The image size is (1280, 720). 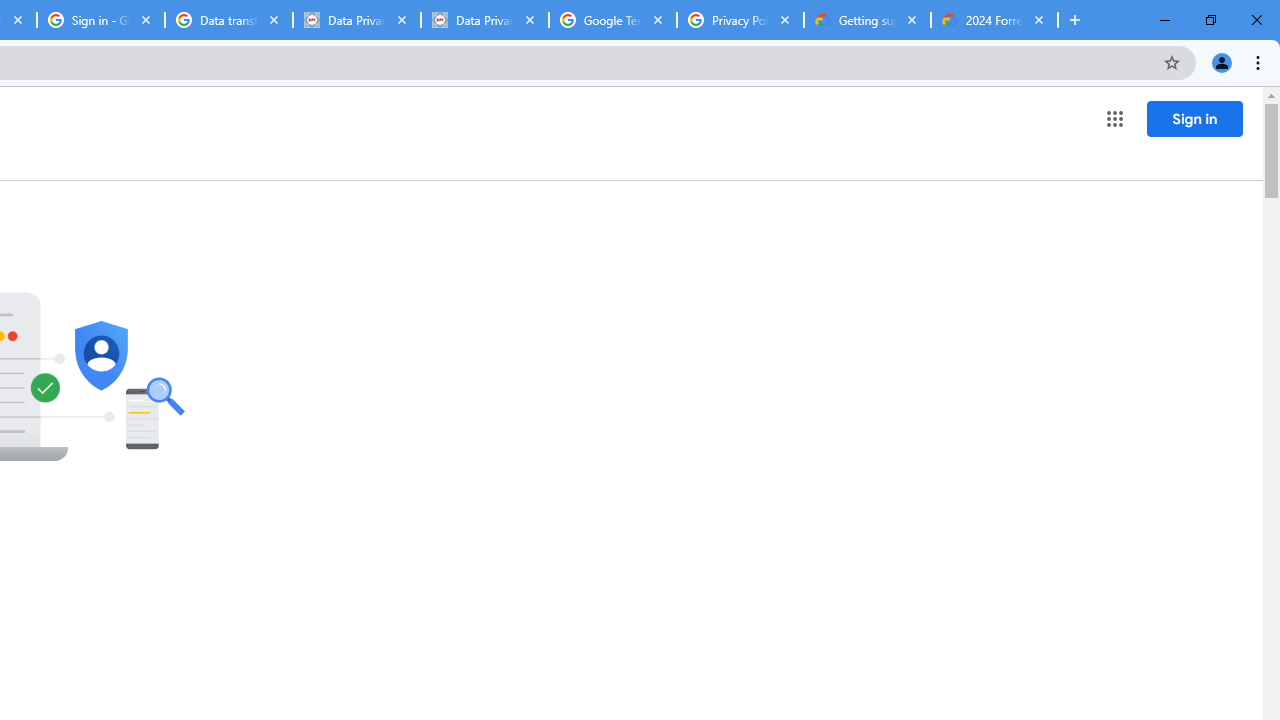 What do you see at coordinates (1220, 61) in the screenshot?
I see `'You'` at bounding box center [1220, 61].